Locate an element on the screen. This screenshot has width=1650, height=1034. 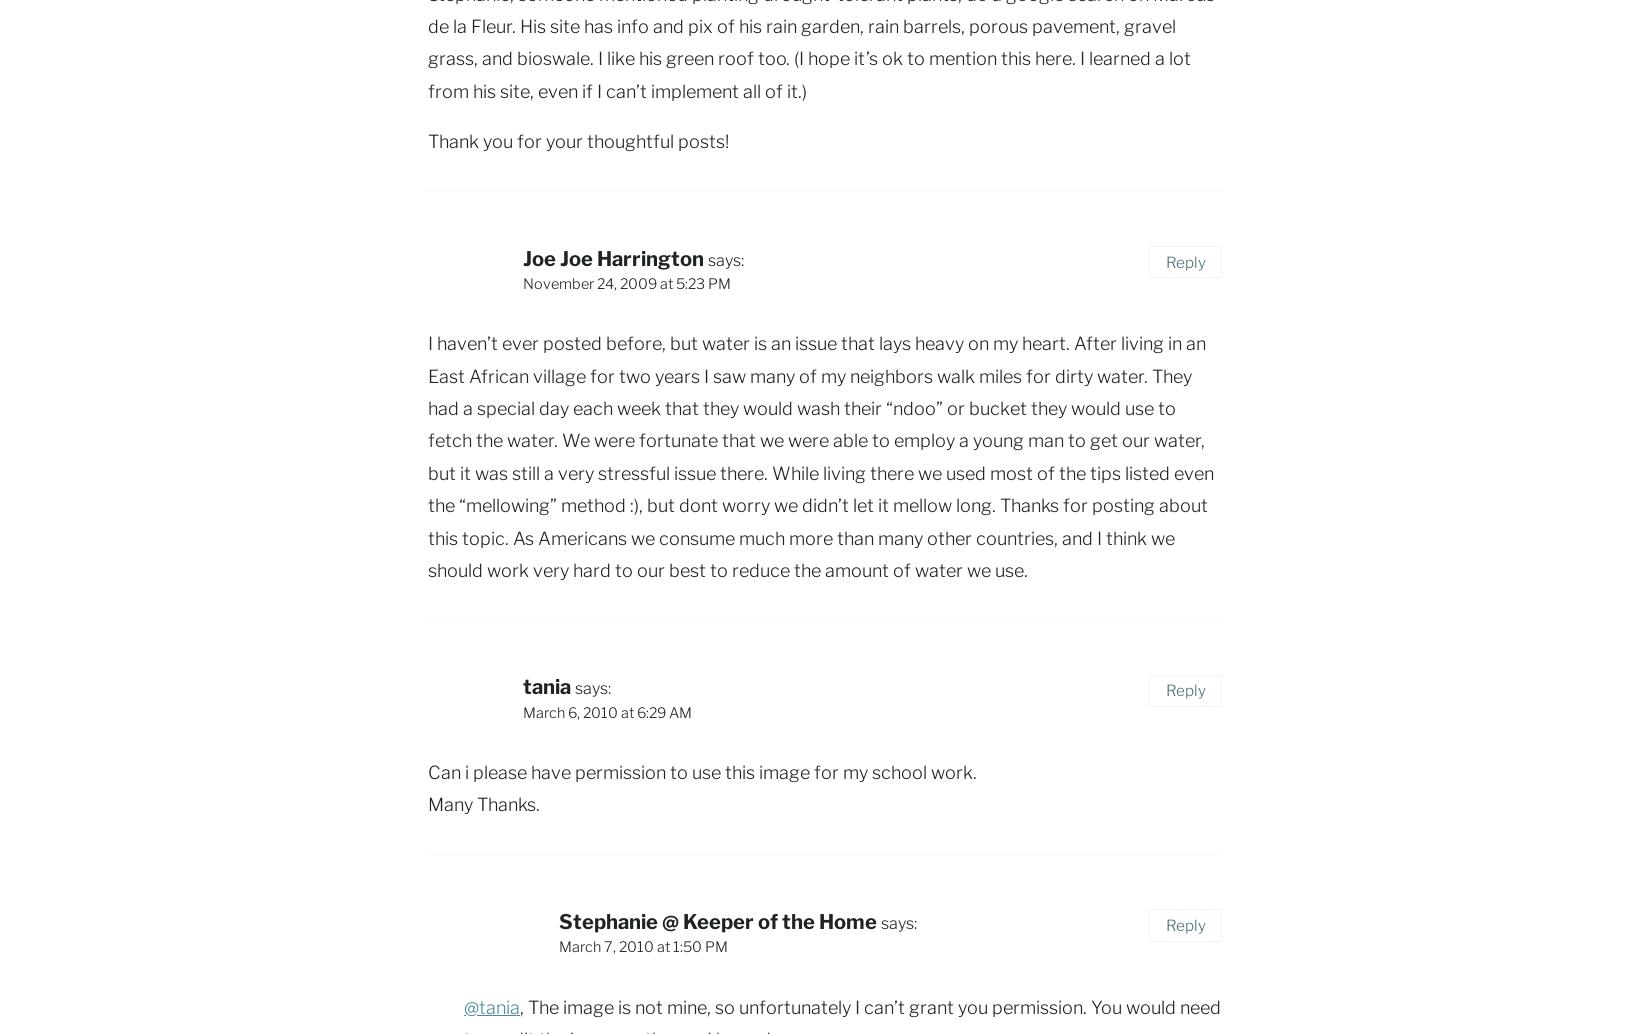
'tania' is located at coordinates (545, 686).